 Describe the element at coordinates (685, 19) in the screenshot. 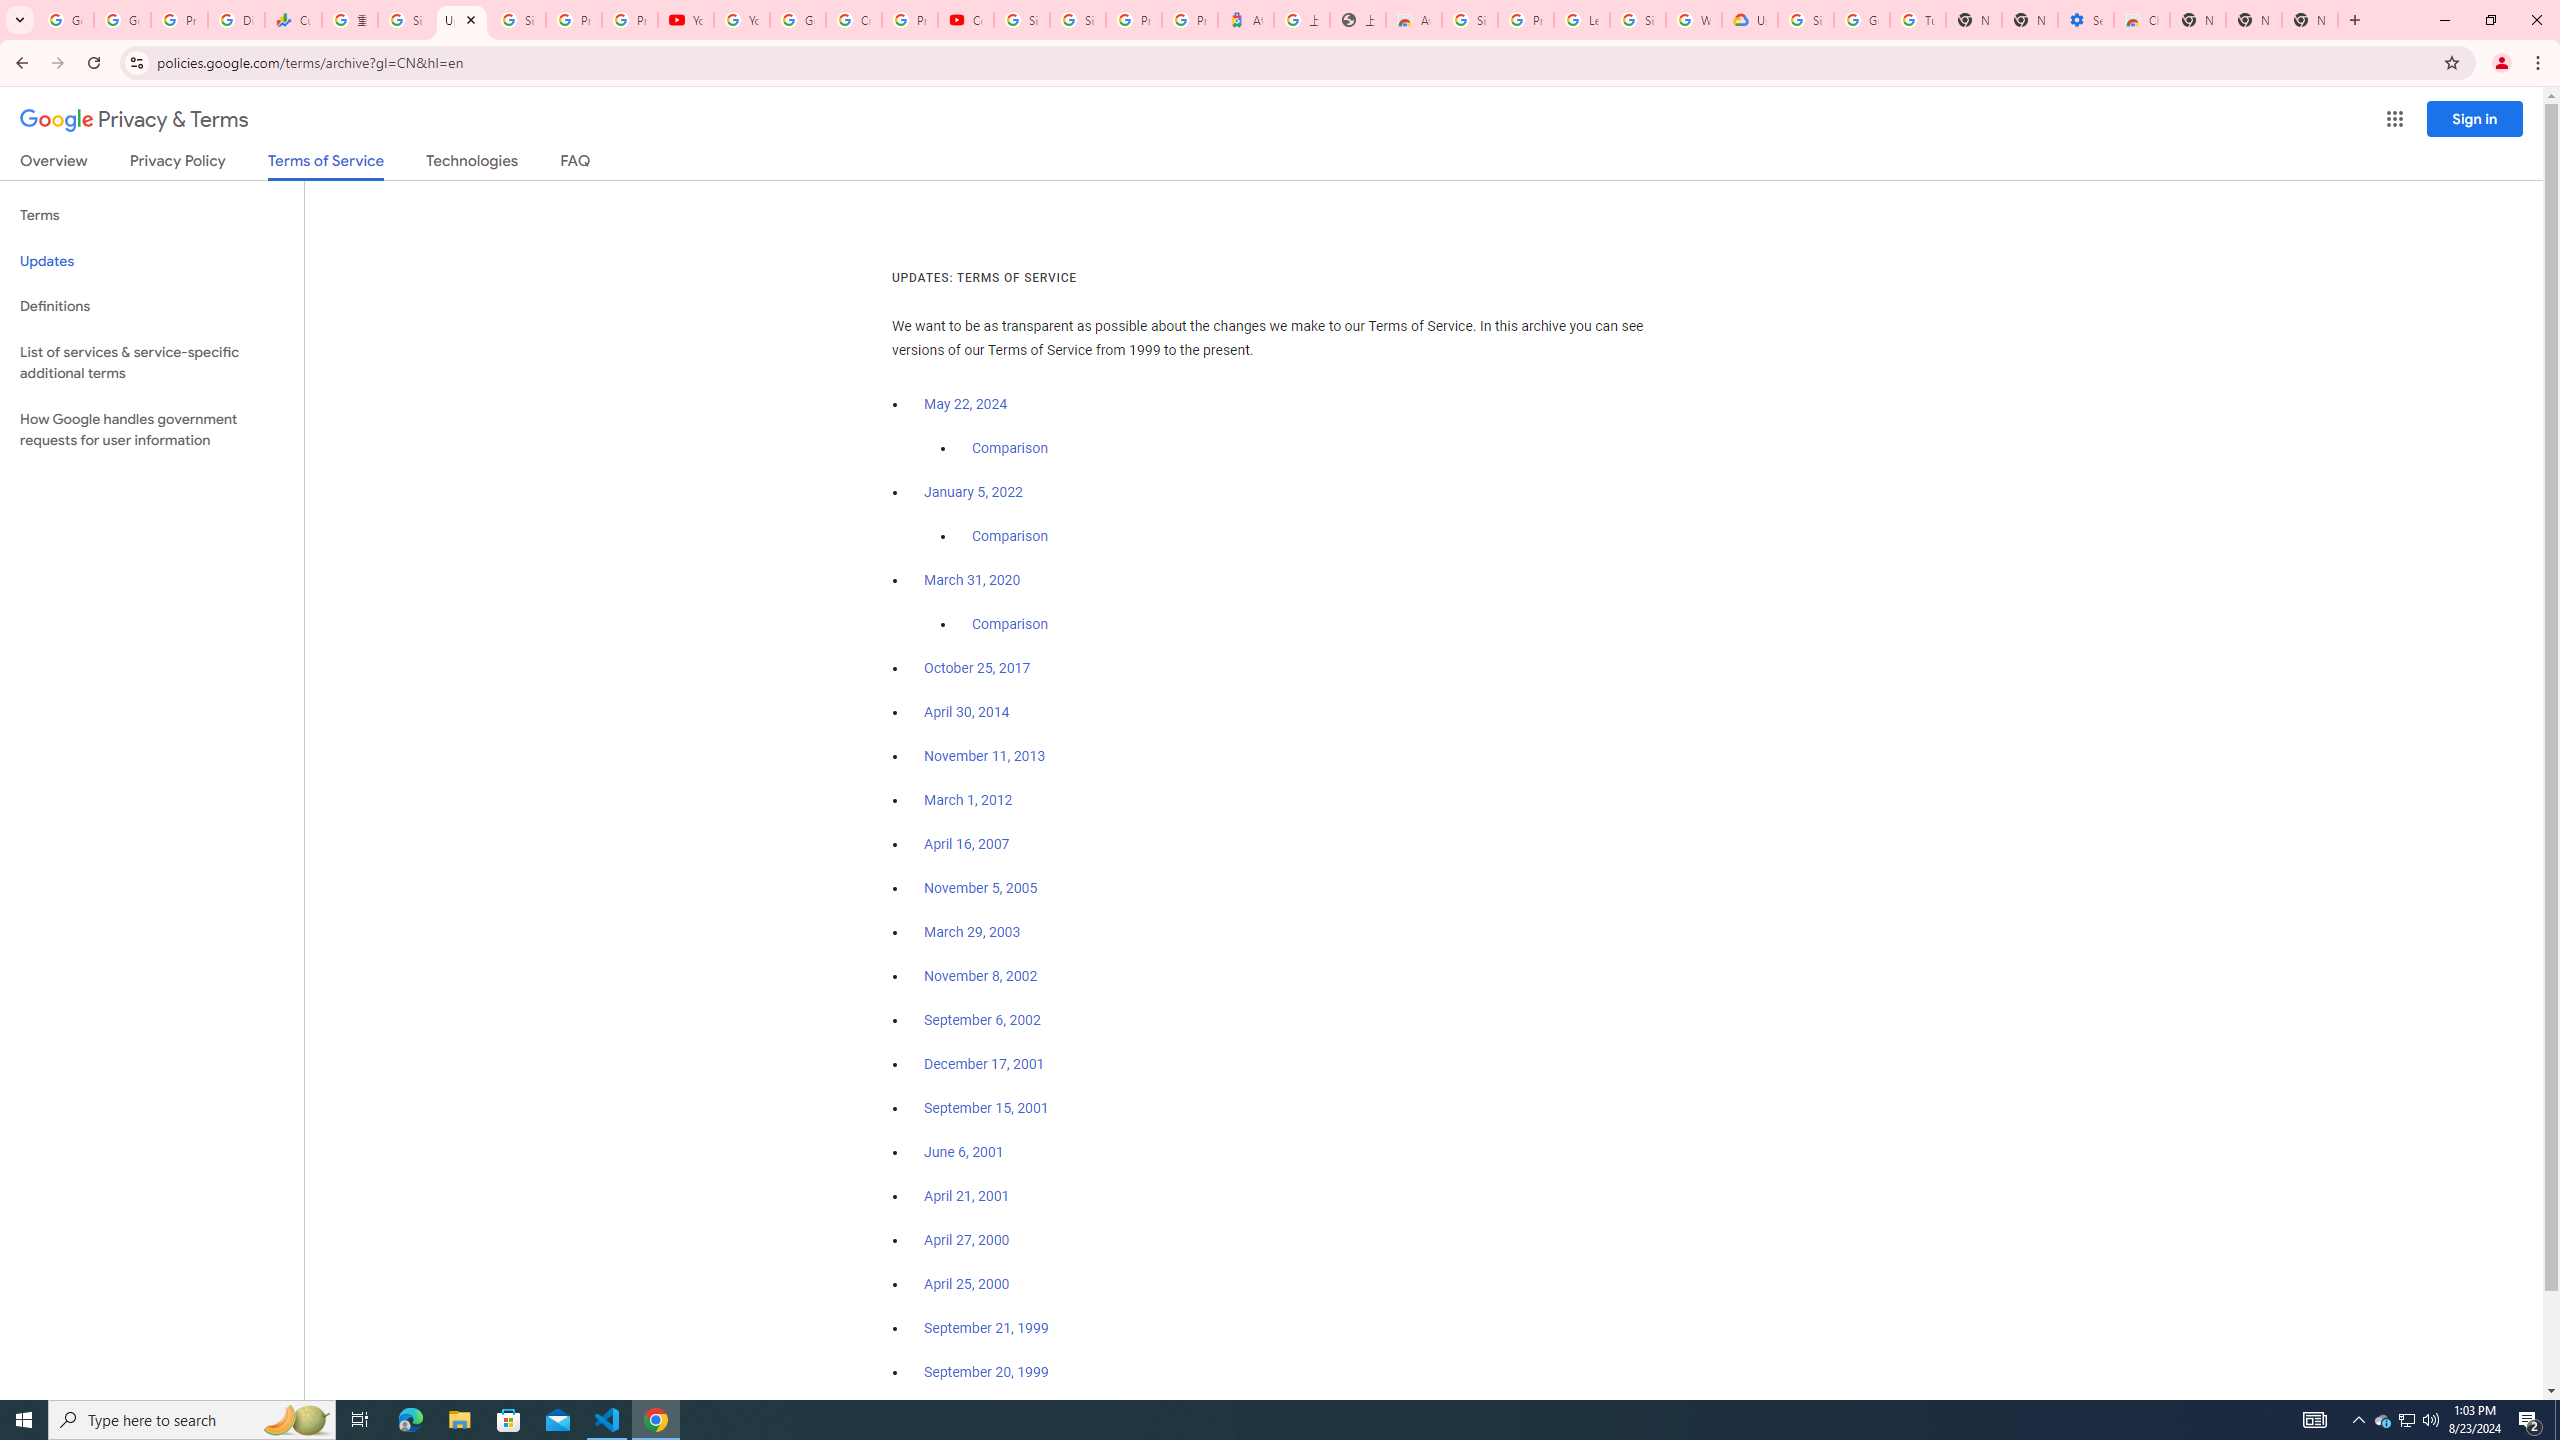

I see `'YouTube'` at that location.